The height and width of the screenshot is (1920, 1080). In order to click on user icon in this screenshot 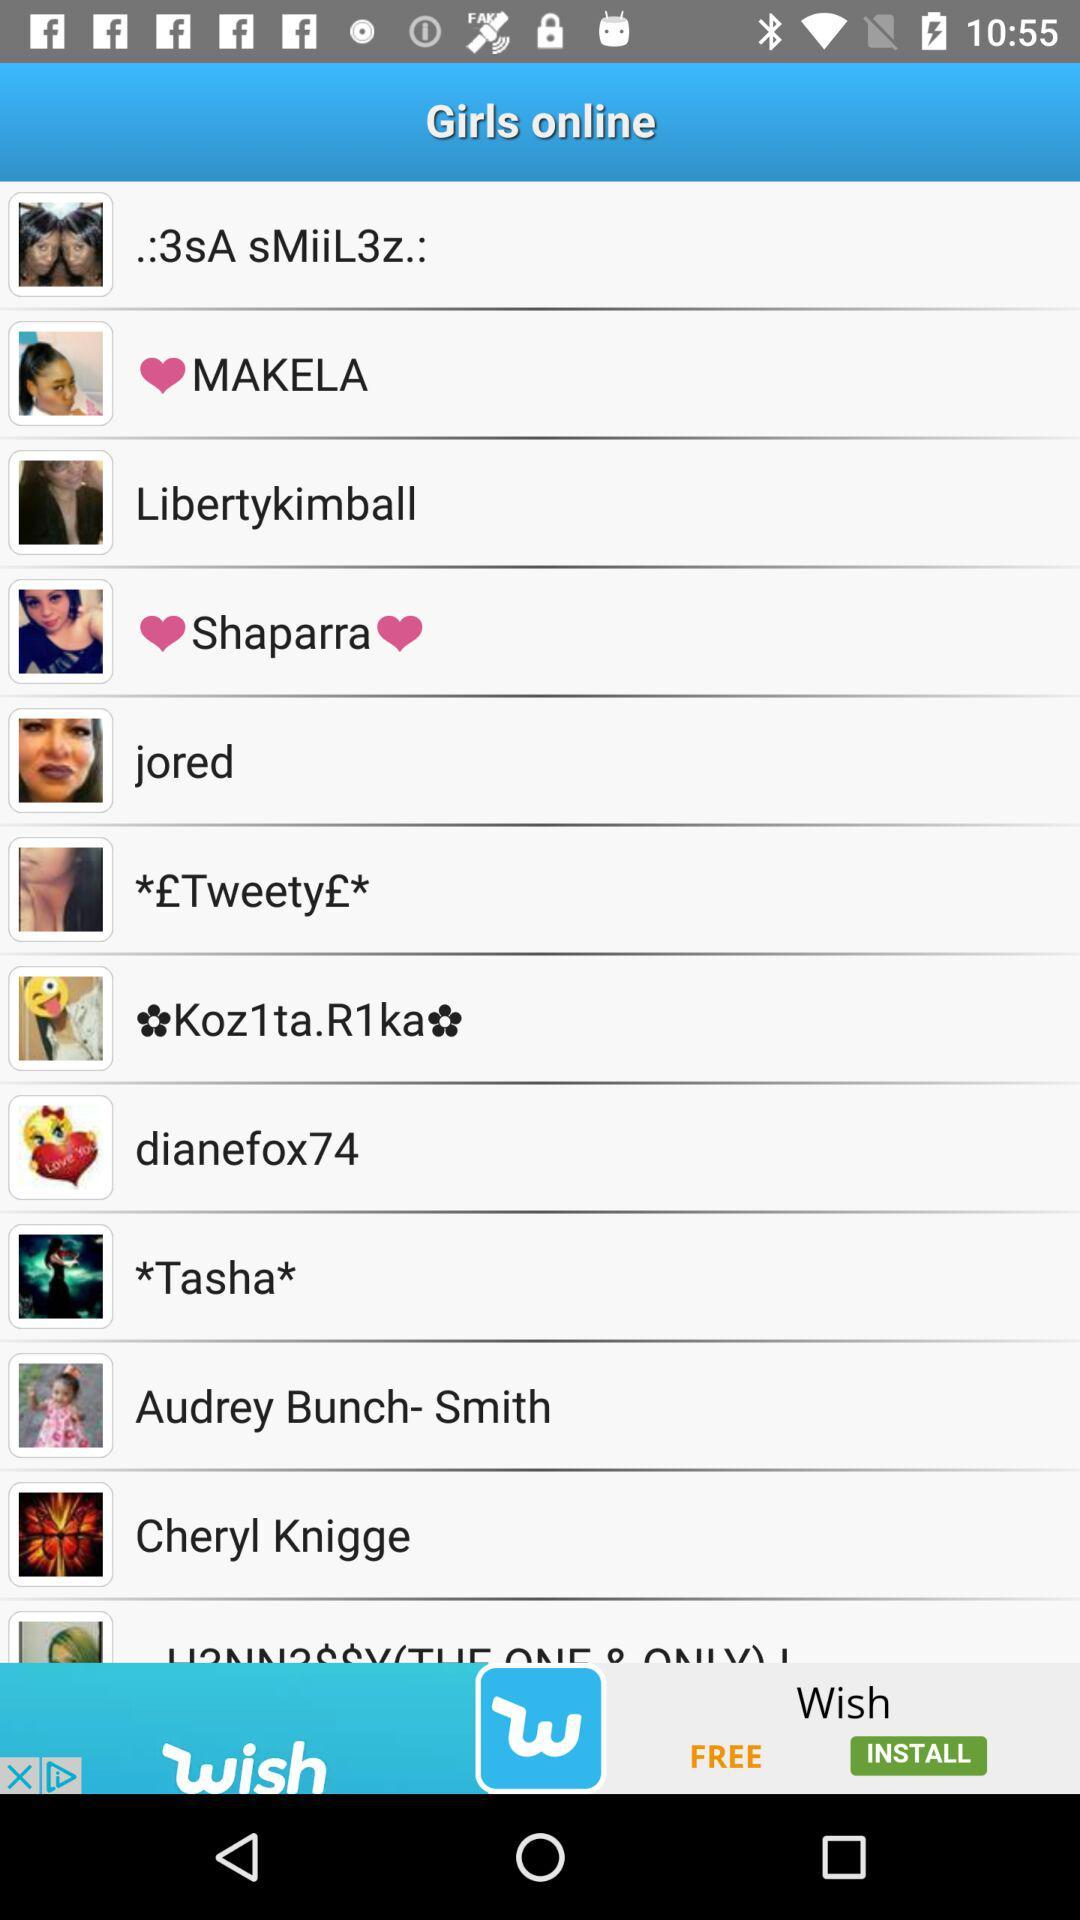, I will do `click(59, 1147)`.